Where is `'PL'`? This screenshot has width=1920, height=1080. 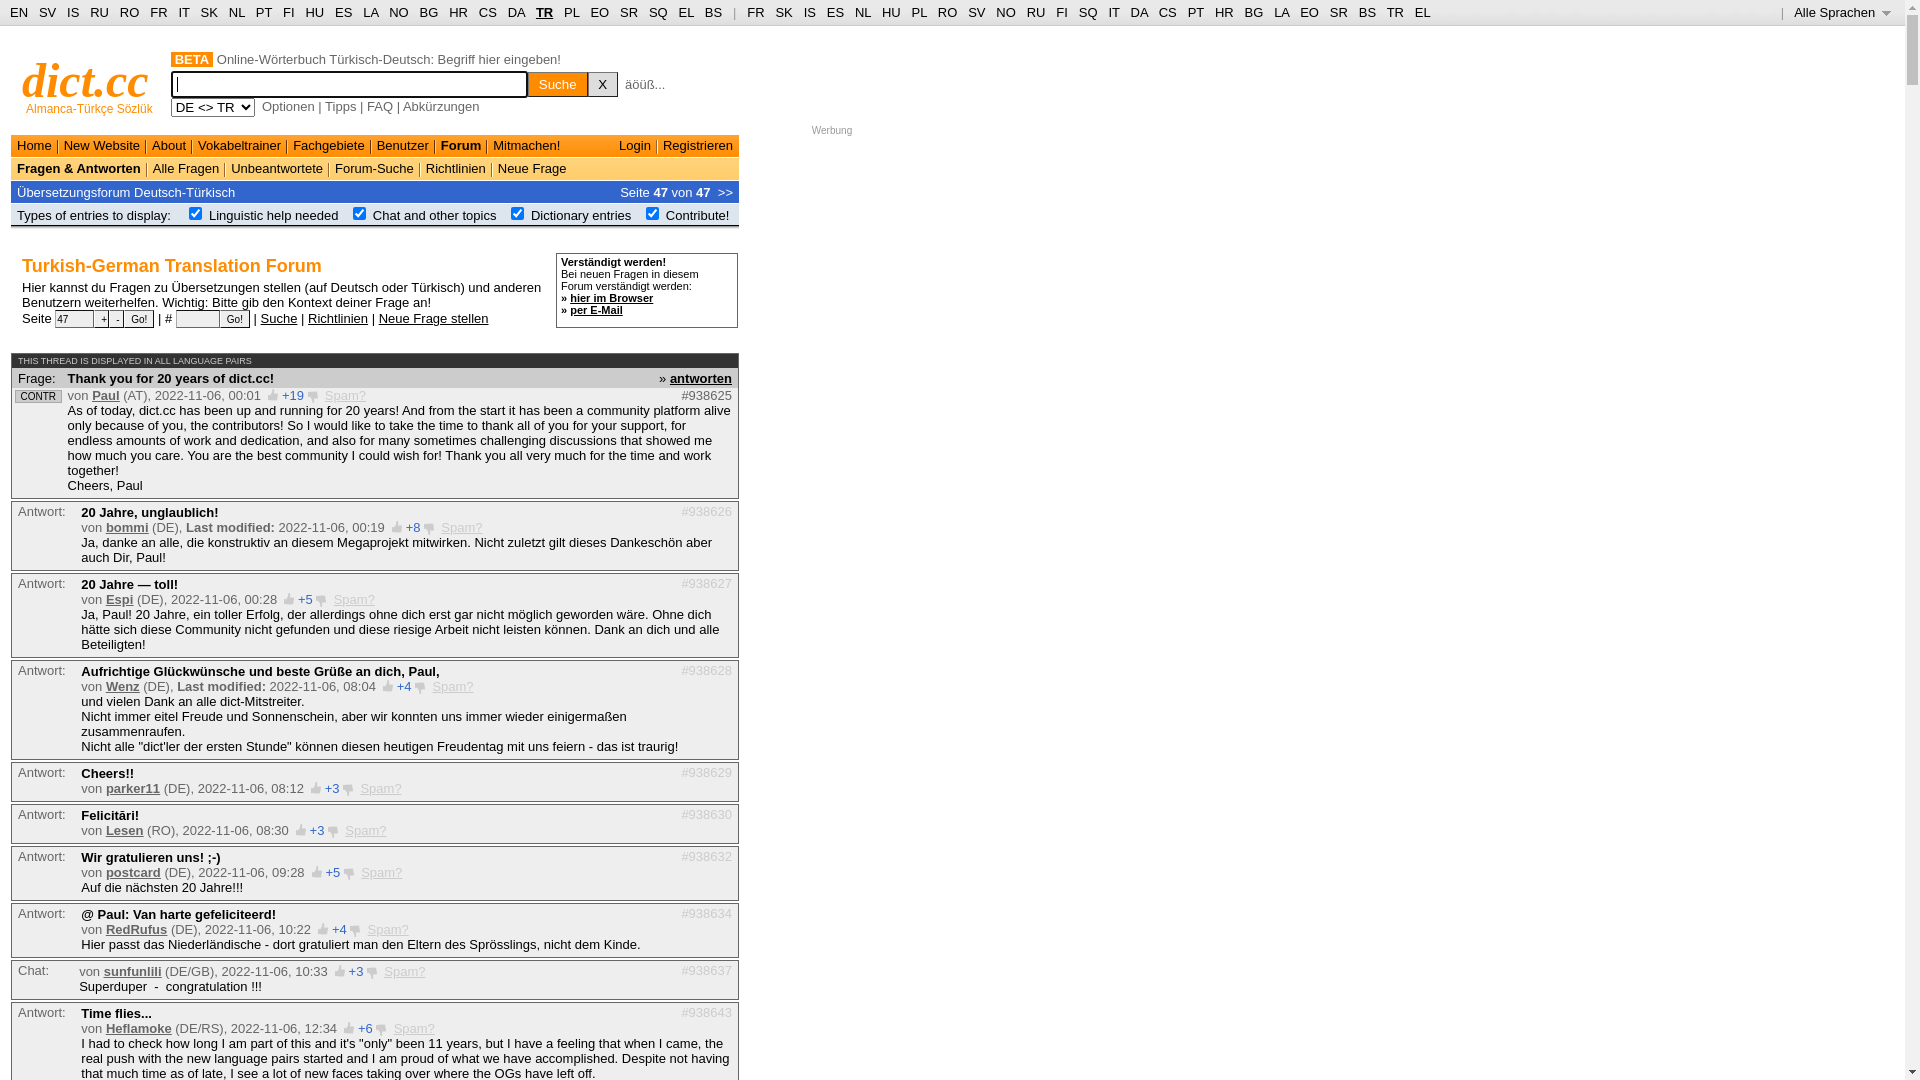 'PL' is located at coordinates (570, 12).